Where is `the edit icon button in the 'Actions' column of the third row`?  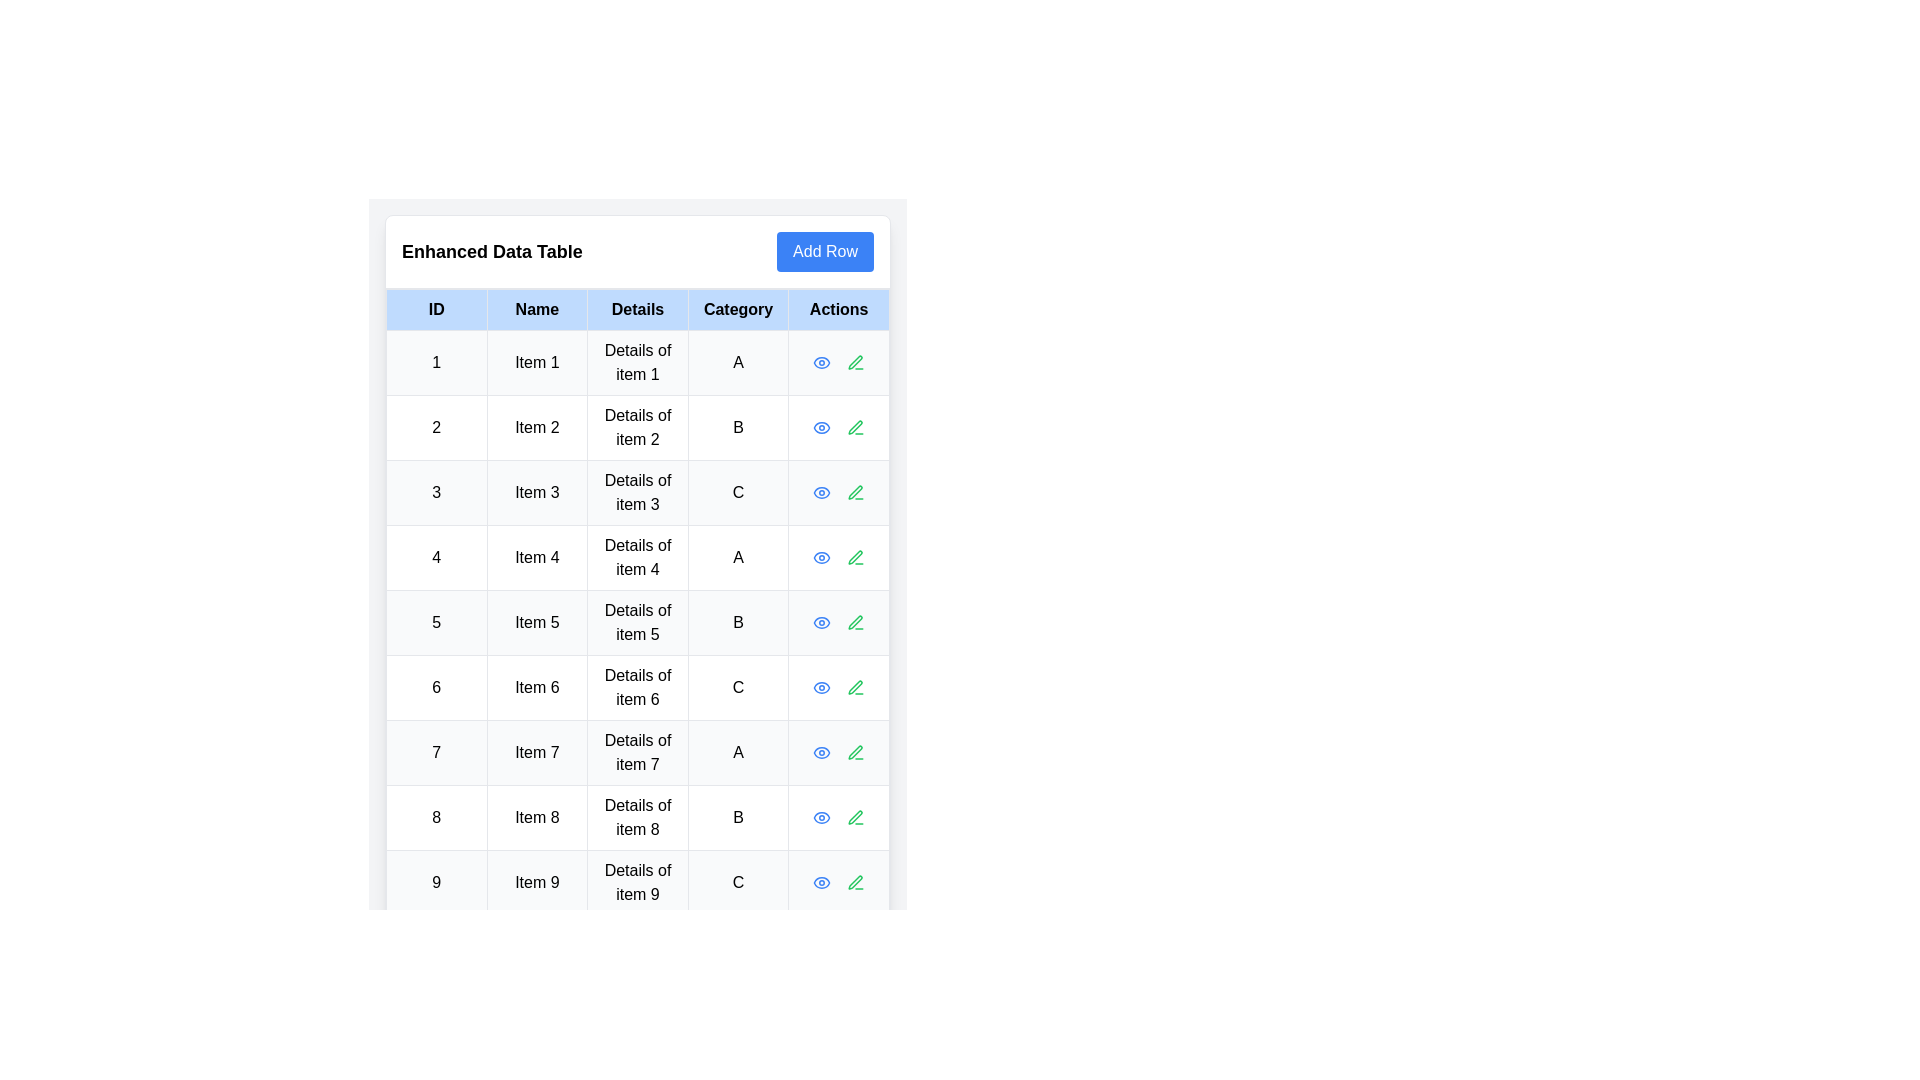 the edit icon button in the 'Actions' column of the third row is located at coordinates (856, 493).